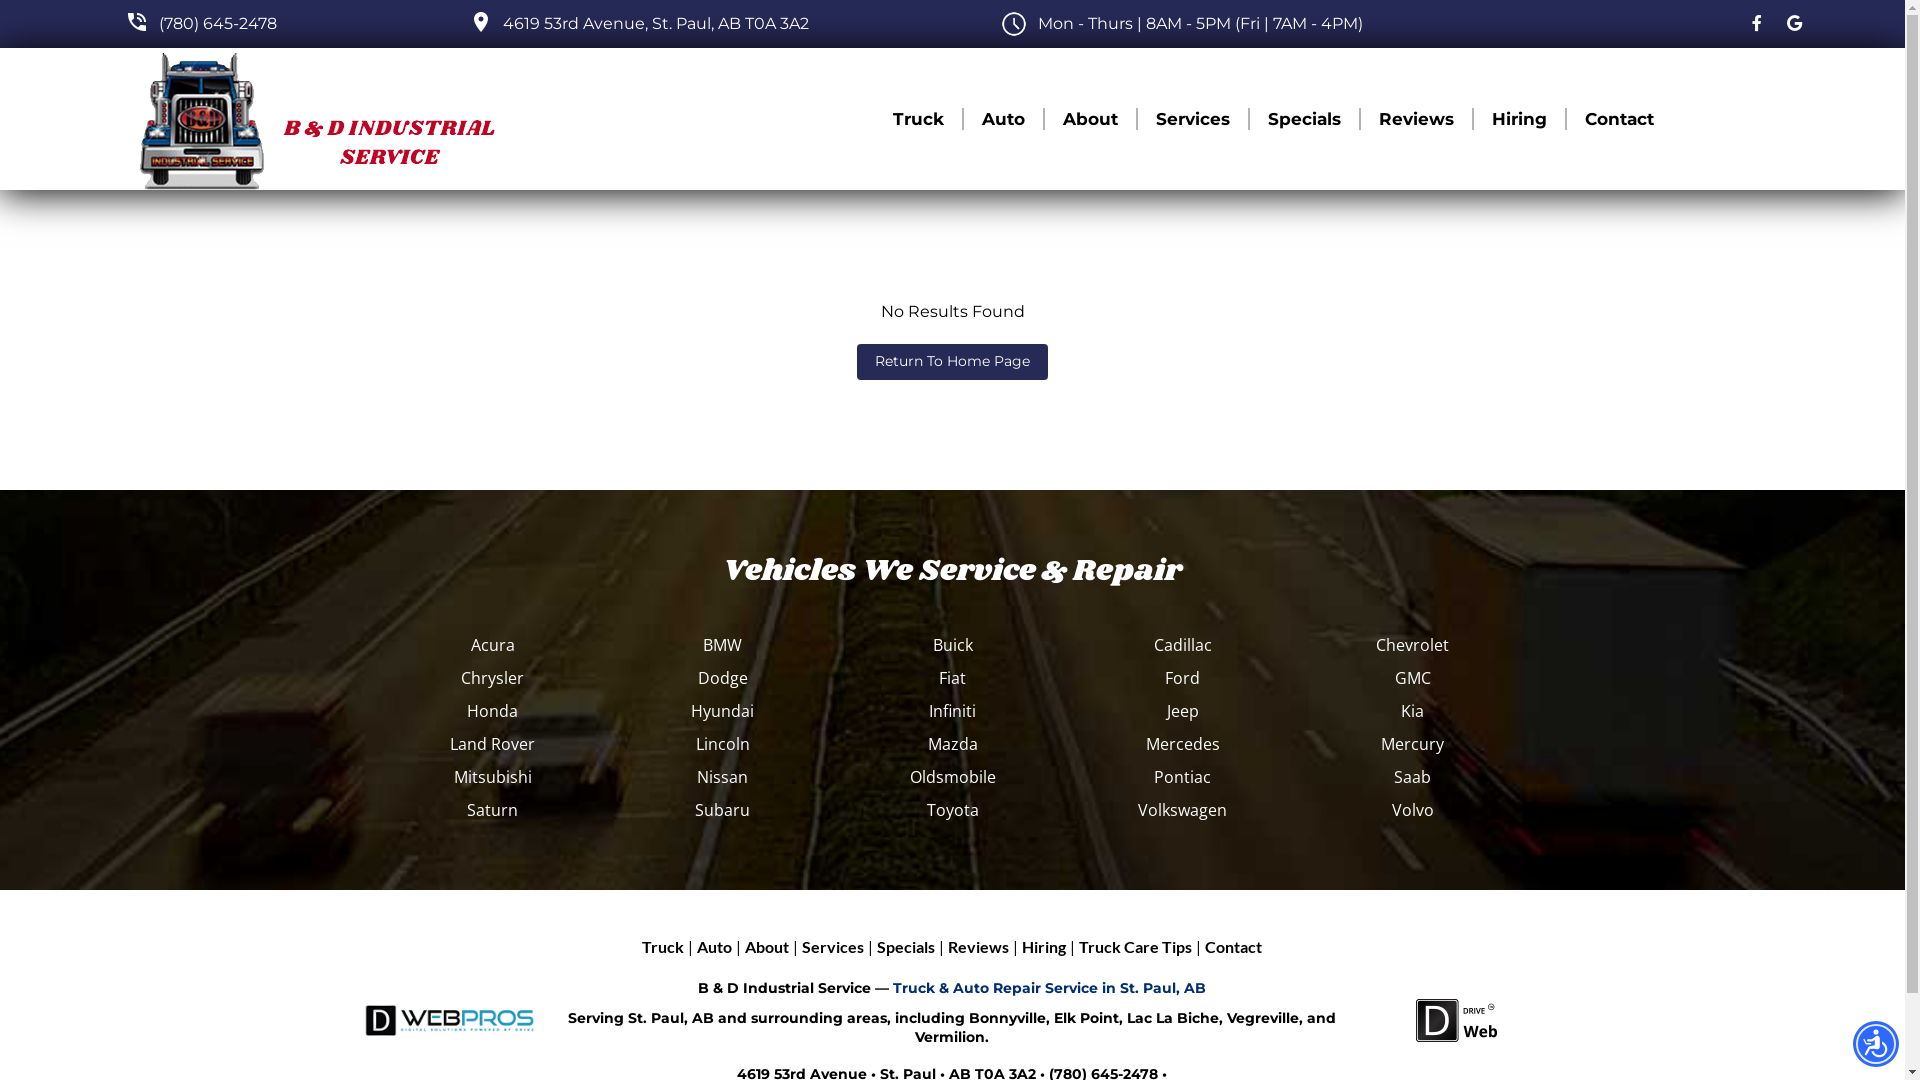 Image resolution: width=1920 pixels, height=1080 pixels. Describe the element at coordinates (1411, 677) in the screenshot. I see `'GMC'` at that location.